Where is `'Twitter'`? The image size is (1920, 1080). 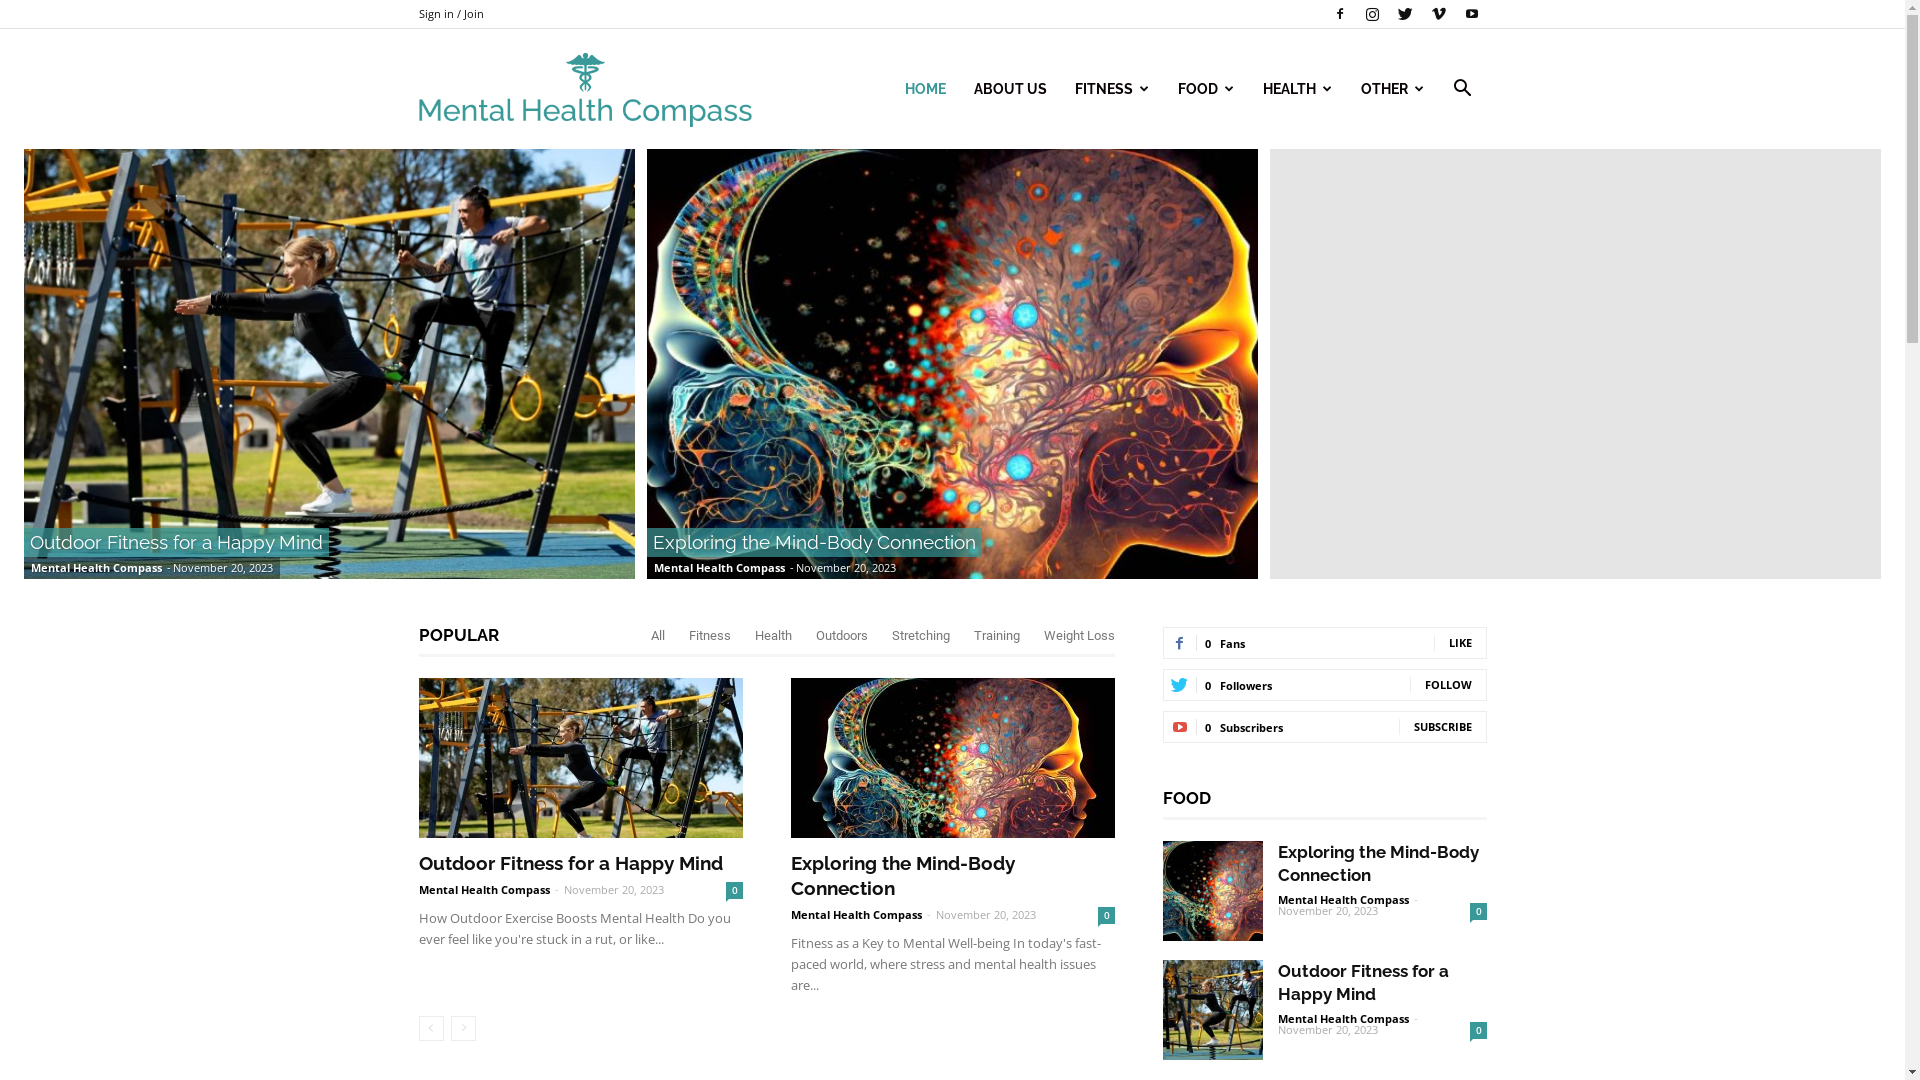
'Twitter' is located at coordinates (1404, 14).